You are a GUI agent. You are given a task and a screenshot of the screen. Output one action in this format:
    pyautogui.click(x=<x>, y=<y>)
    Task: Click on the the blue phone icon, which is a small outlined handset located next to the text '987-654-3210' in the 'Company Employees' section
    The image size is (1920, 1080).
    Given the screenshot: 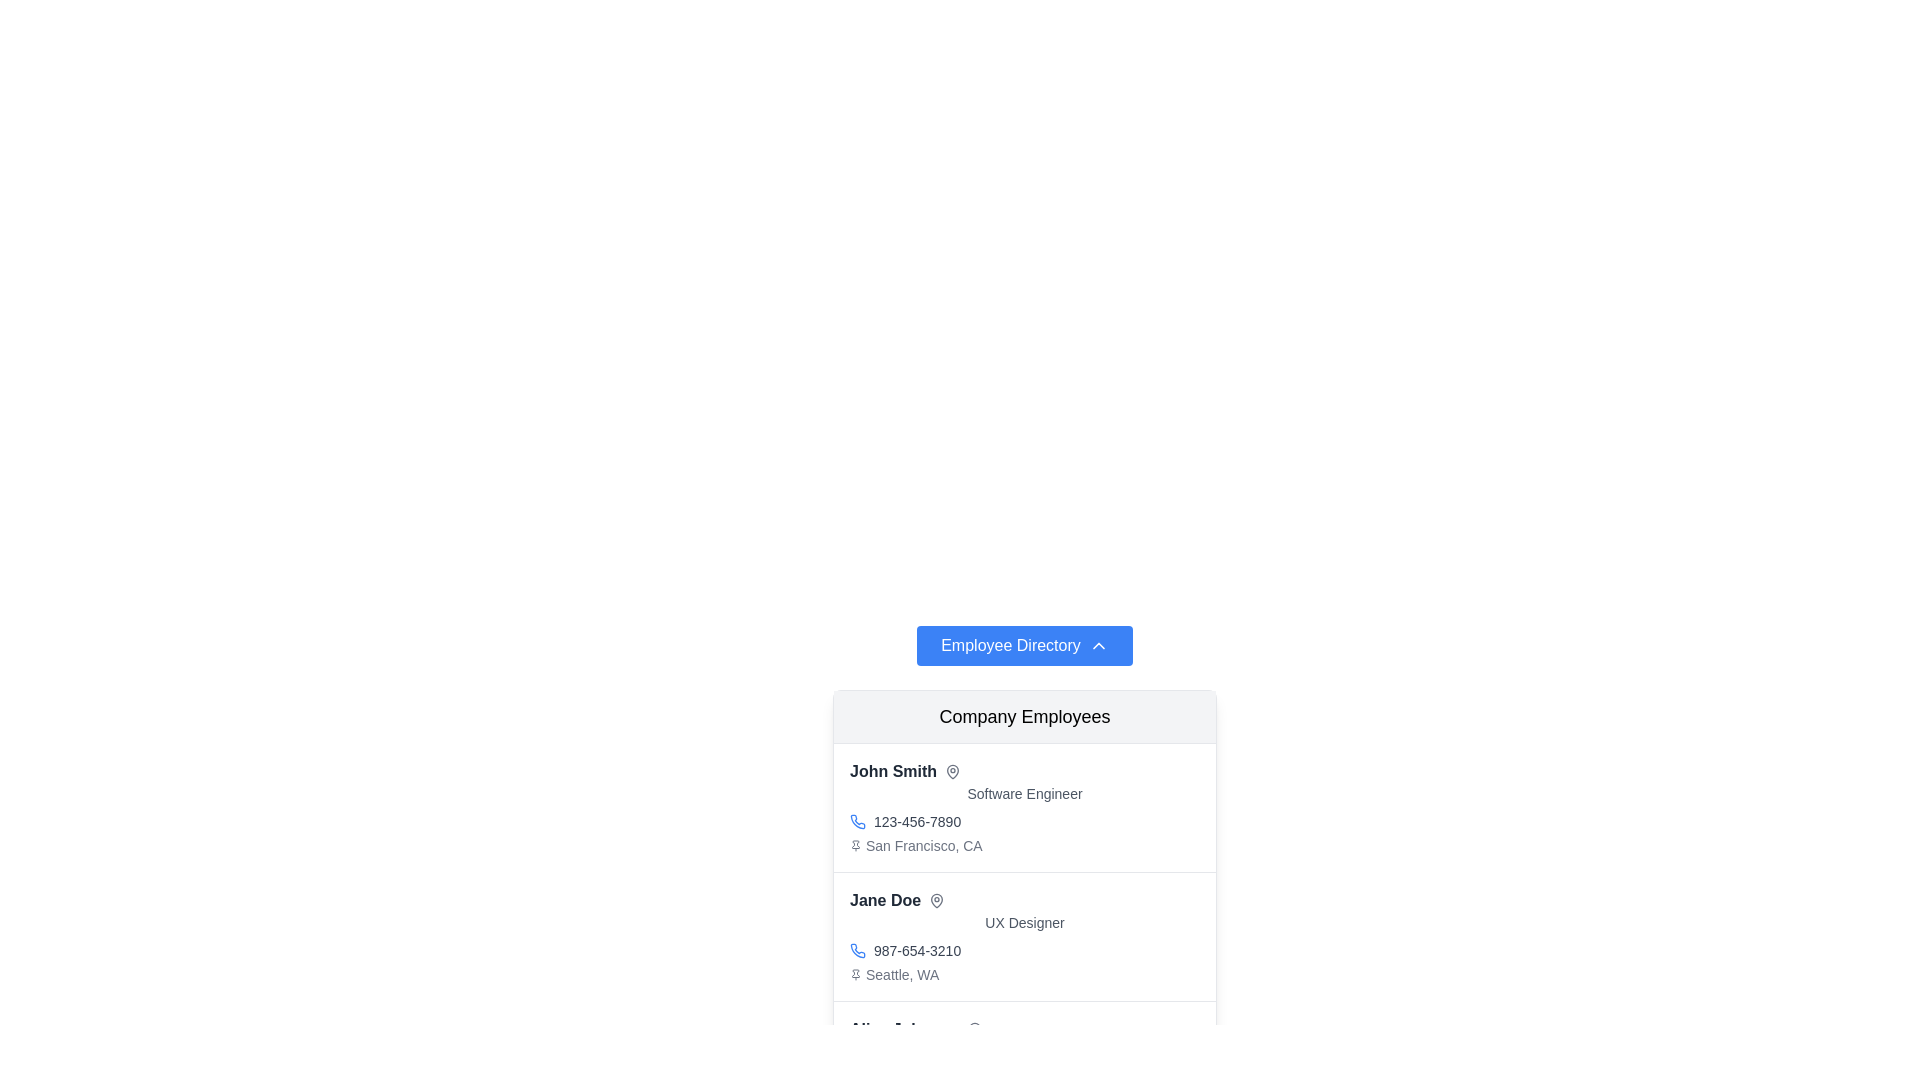 What is the action you would take?
    pyautogui.click(x=858, y=950)
    